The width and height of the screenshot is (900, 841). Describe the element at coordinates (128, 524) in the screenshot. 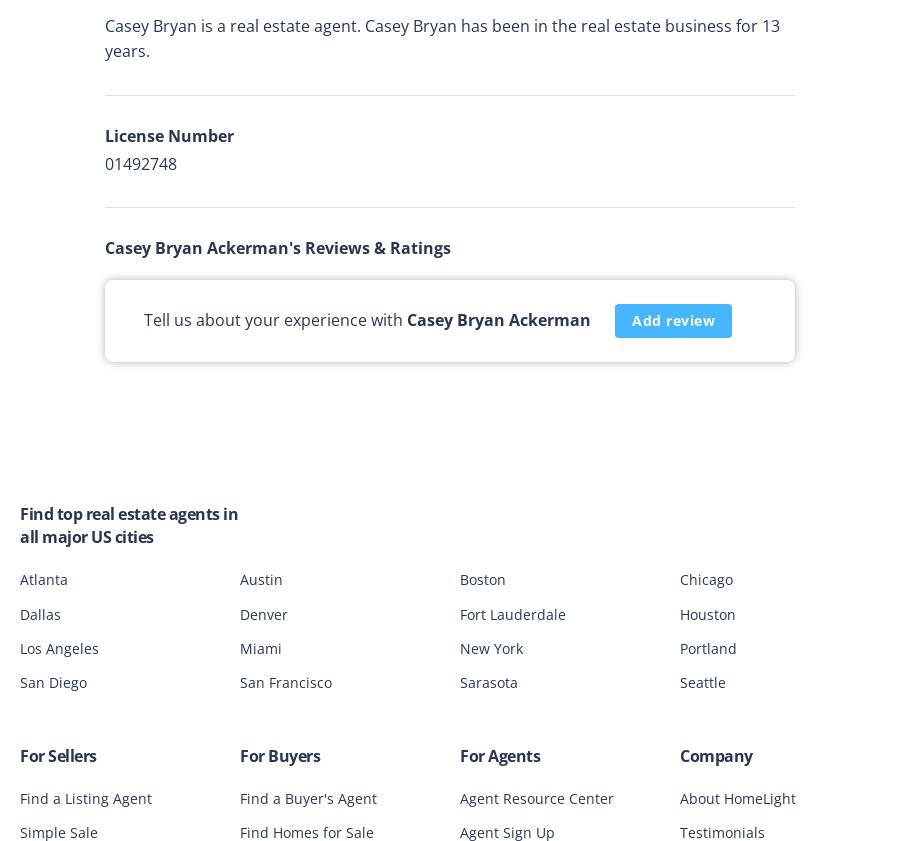

I see `'Find top real estate agents in all major US cities'` at that location.